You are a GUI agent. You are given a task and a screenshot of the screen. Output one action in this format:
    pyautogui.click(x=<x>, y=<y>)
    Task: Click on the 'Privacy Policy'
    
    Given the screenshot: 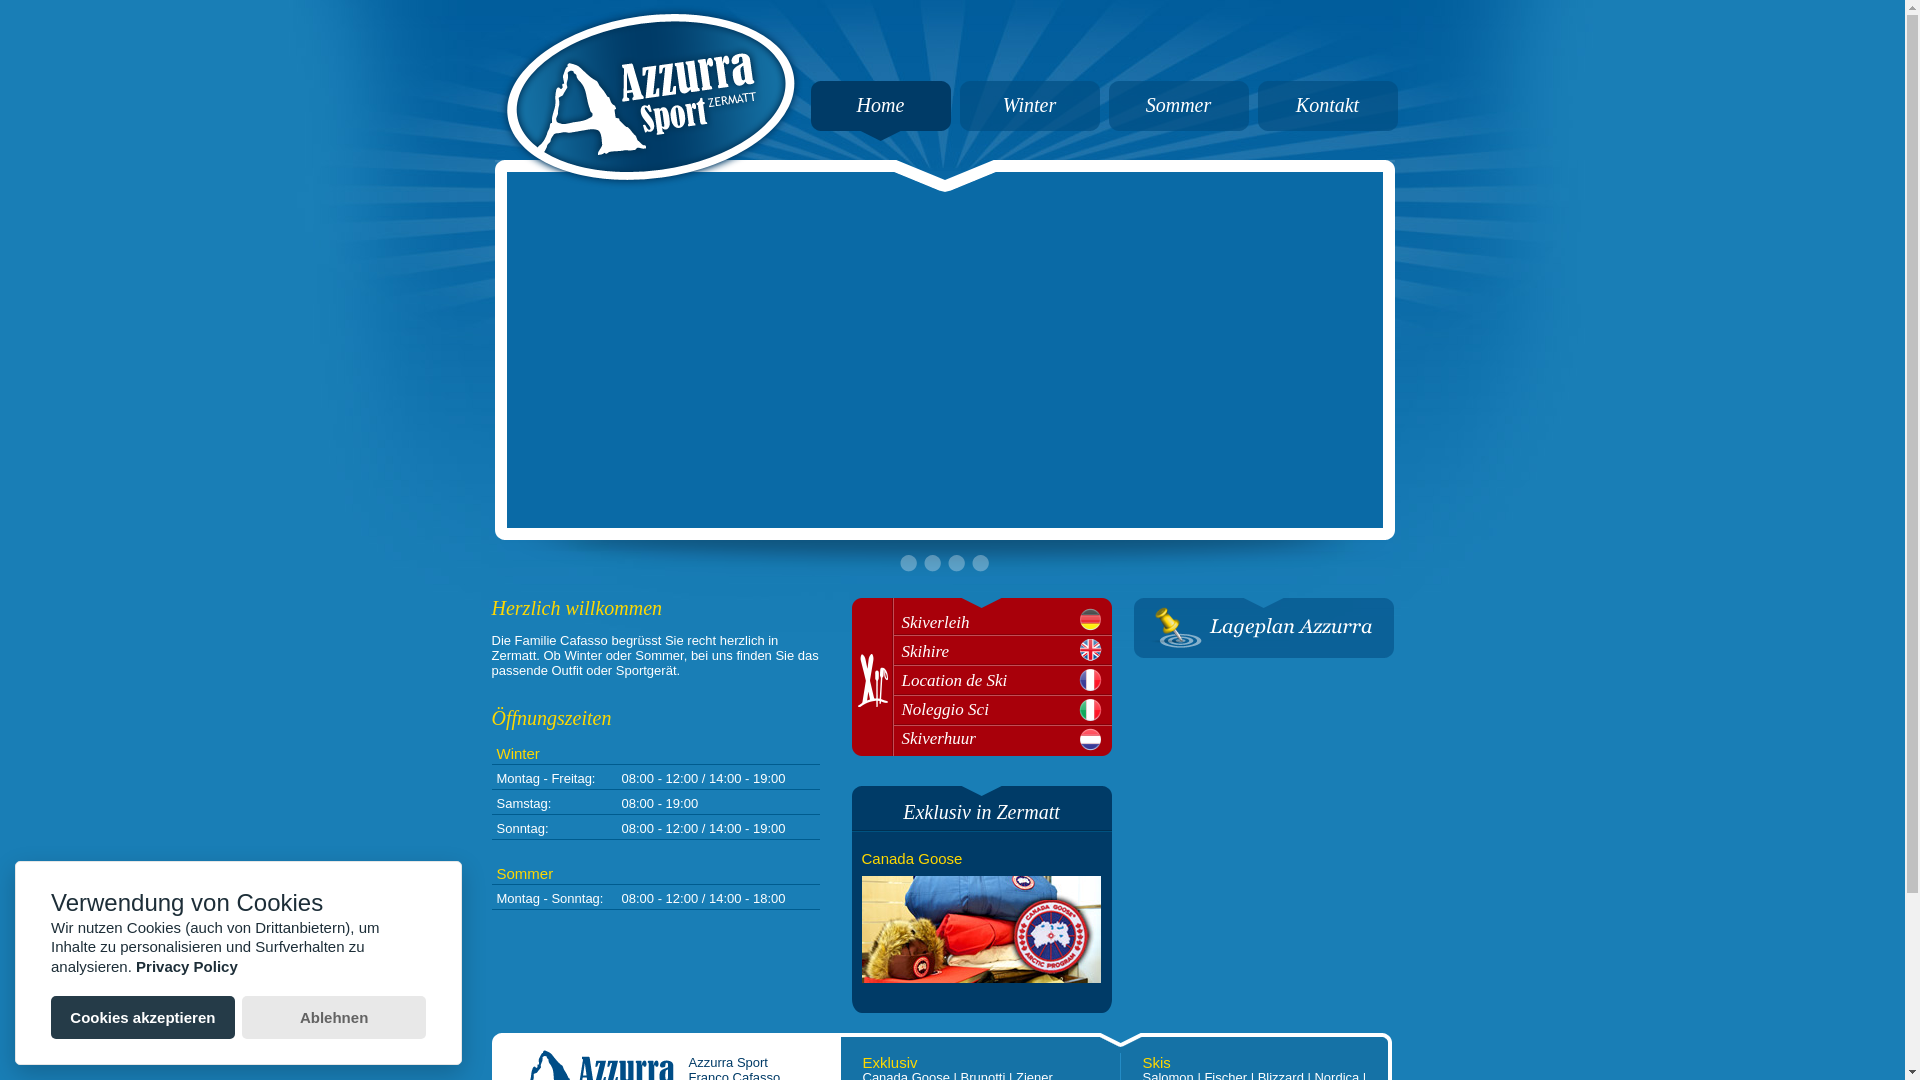 What is the action you would take?
    pyautogui.click(x=187, y=965)
    